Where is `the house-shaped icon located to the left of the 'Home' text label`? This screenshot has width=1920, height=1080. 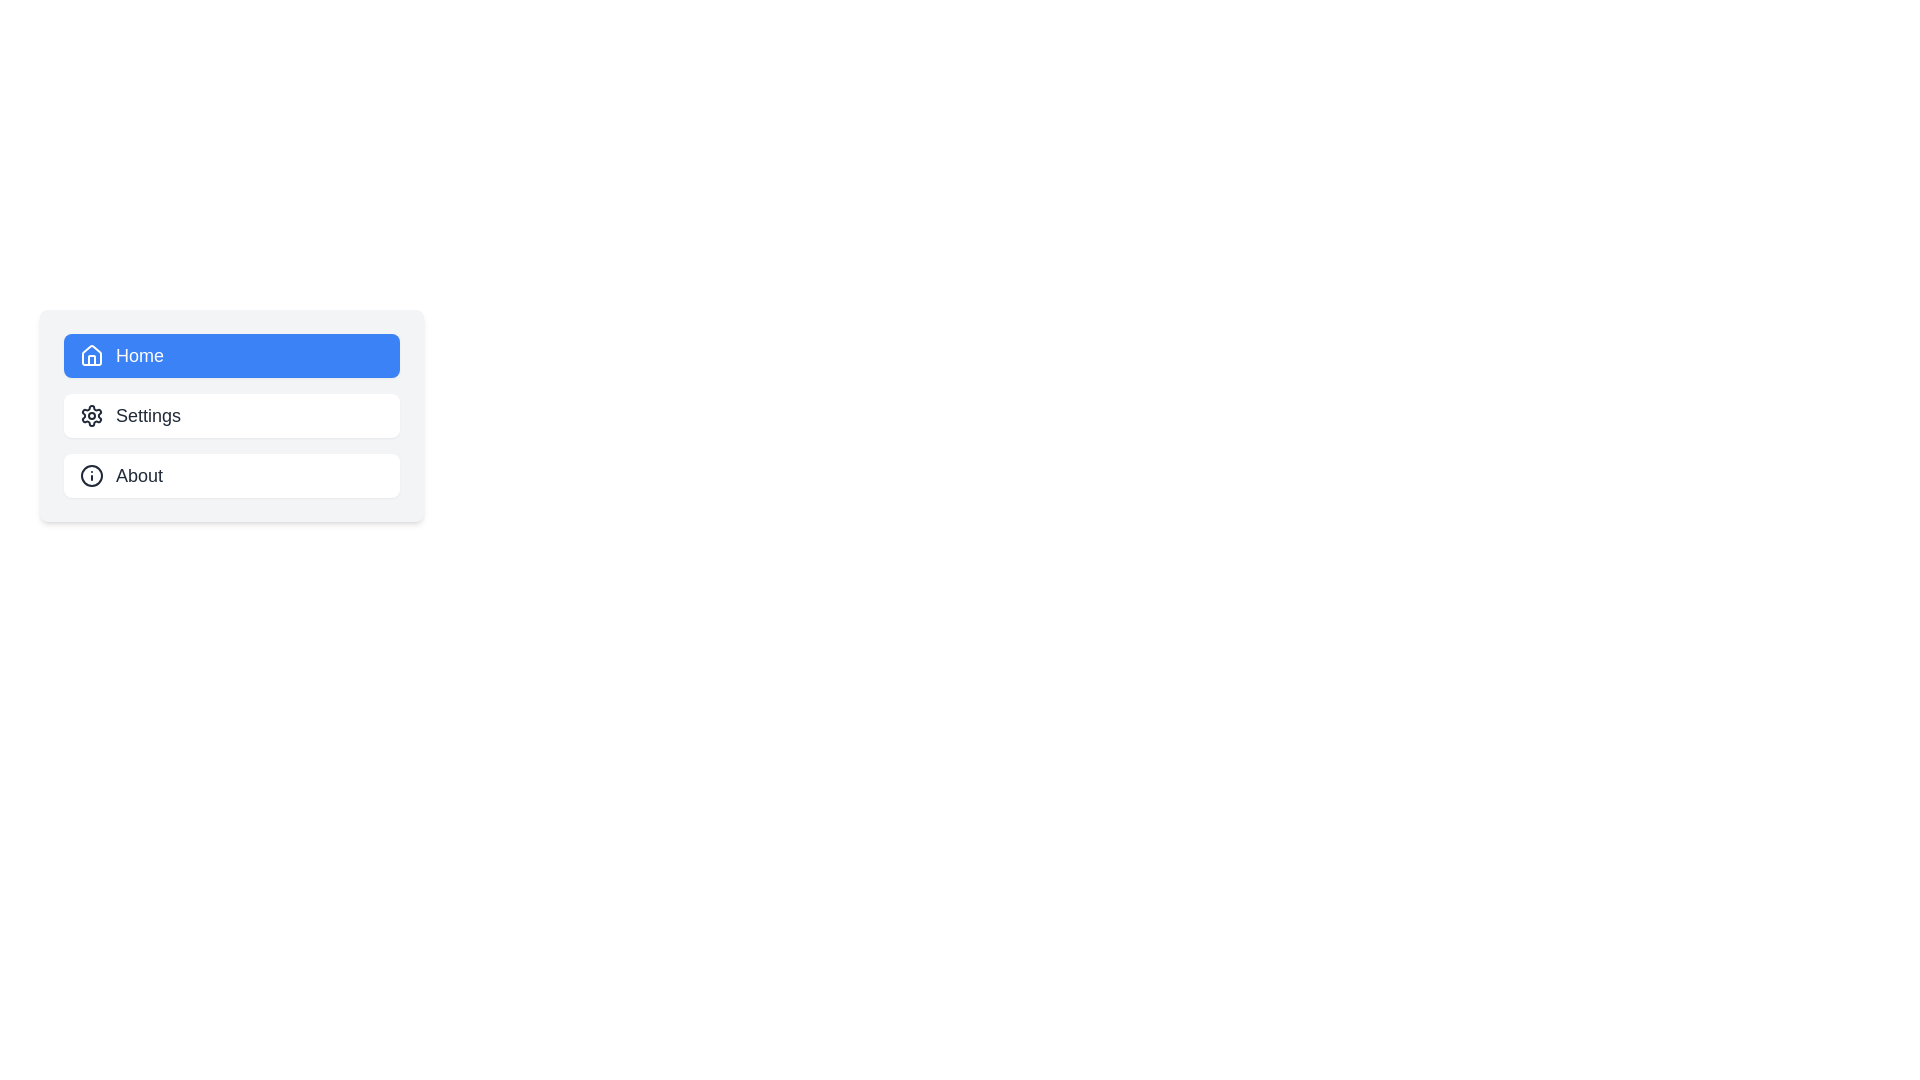 the house-shaped icon located to the left of the 'Home' text label is located at coordinates (90, 354).